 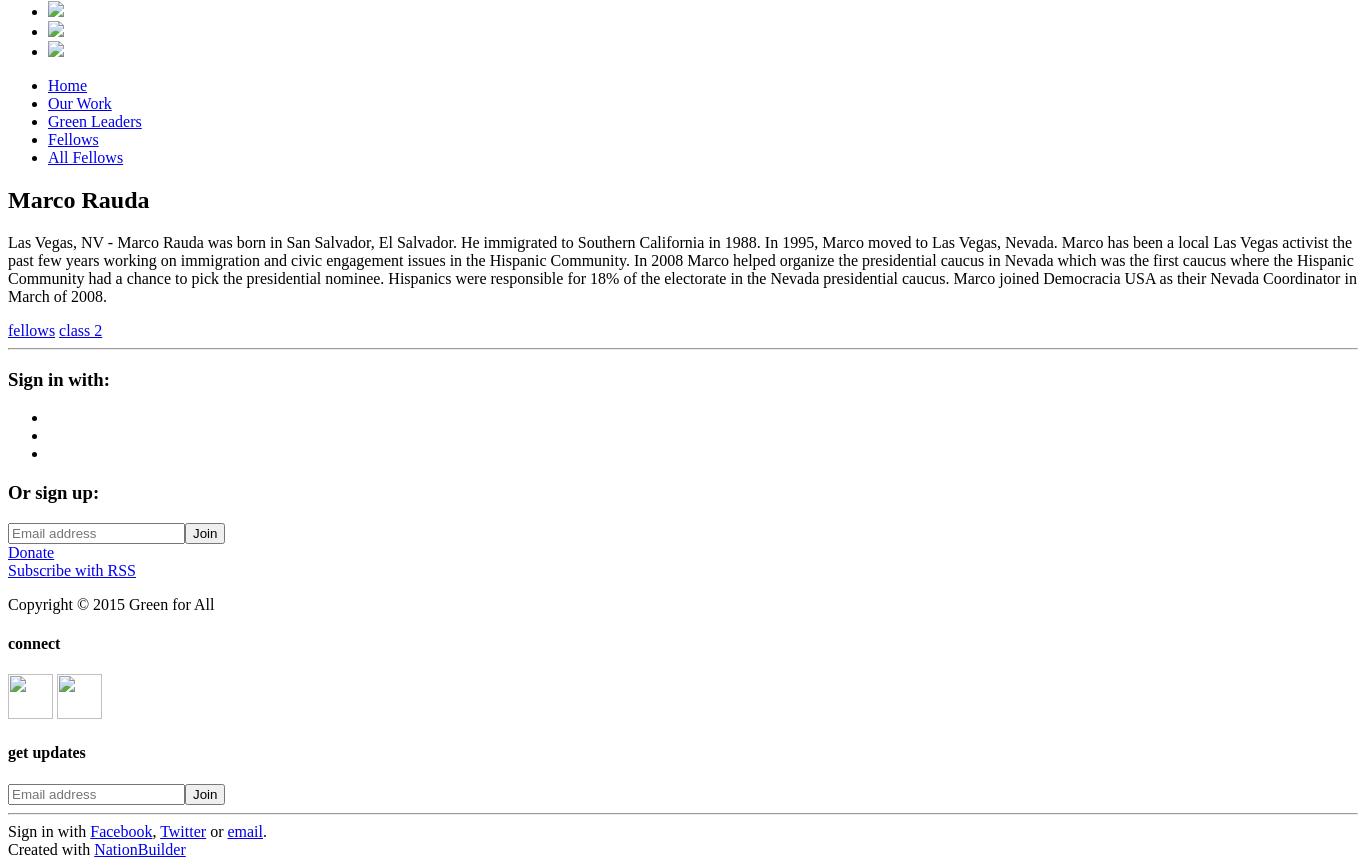 I want to click on 'All Fellows', so click(x=85, y=157).